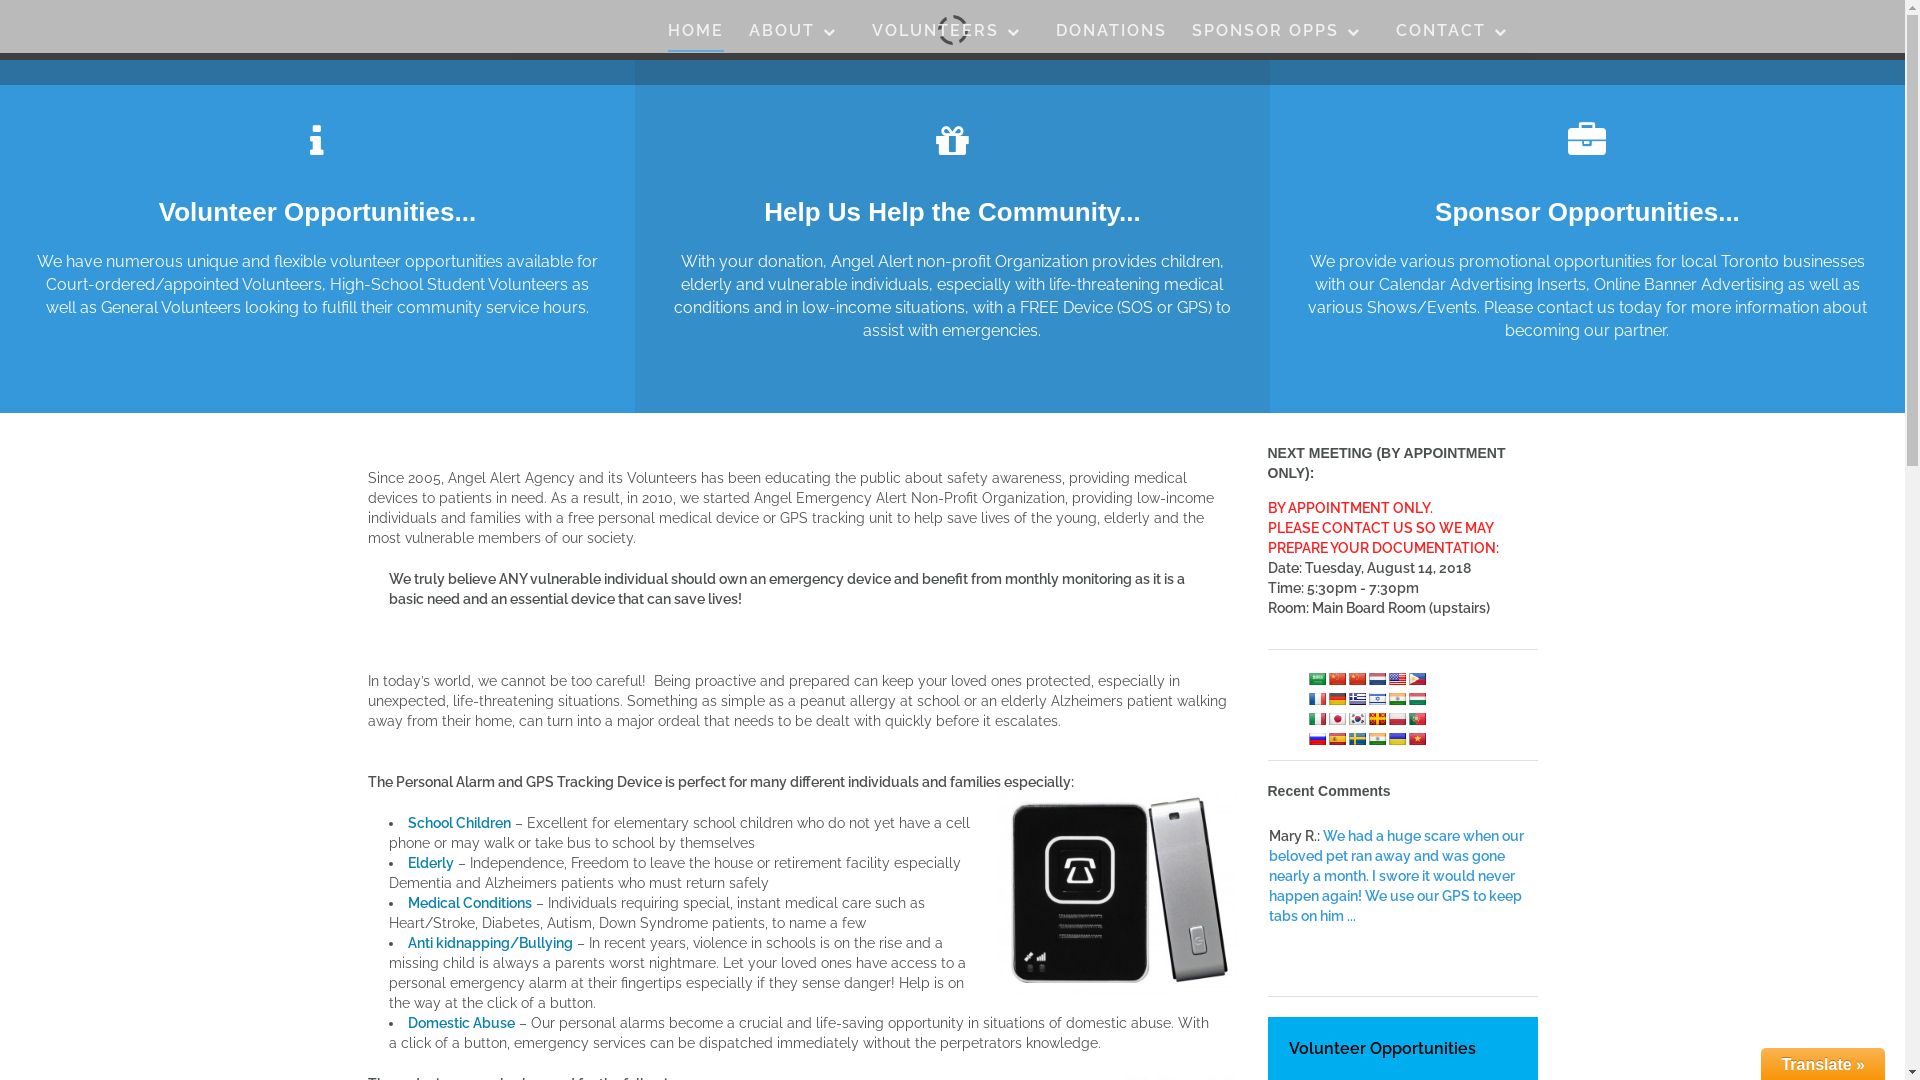  Describe the element at coordinates (1415, 716) in the screenshot. I see `'Portuguese'` at that location.